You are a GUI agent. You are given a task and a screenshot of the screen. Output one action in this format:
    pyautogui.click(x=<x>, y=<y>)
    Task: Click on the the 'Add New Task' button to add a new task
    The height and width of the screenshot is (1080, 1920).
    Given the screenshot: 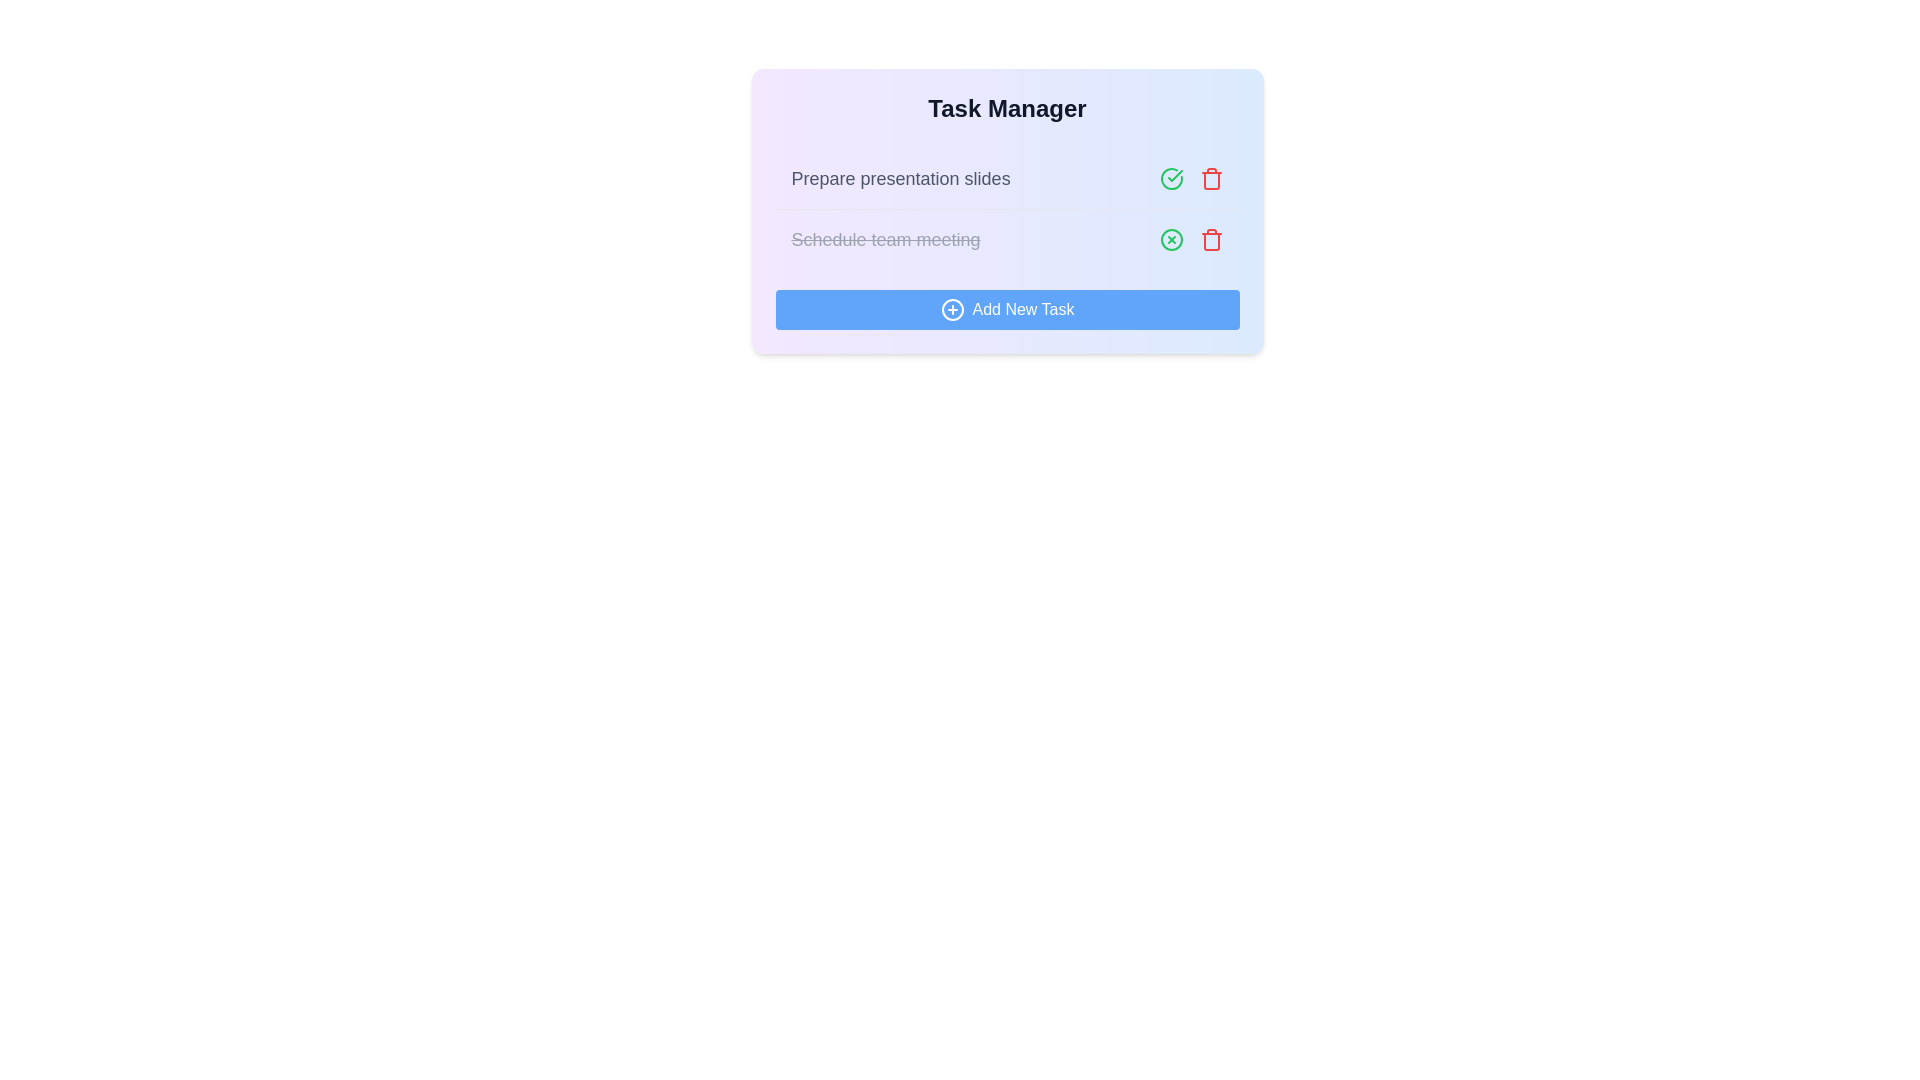 What is the action you would take?
    pyautogui.click(x=1007, y=309)
    